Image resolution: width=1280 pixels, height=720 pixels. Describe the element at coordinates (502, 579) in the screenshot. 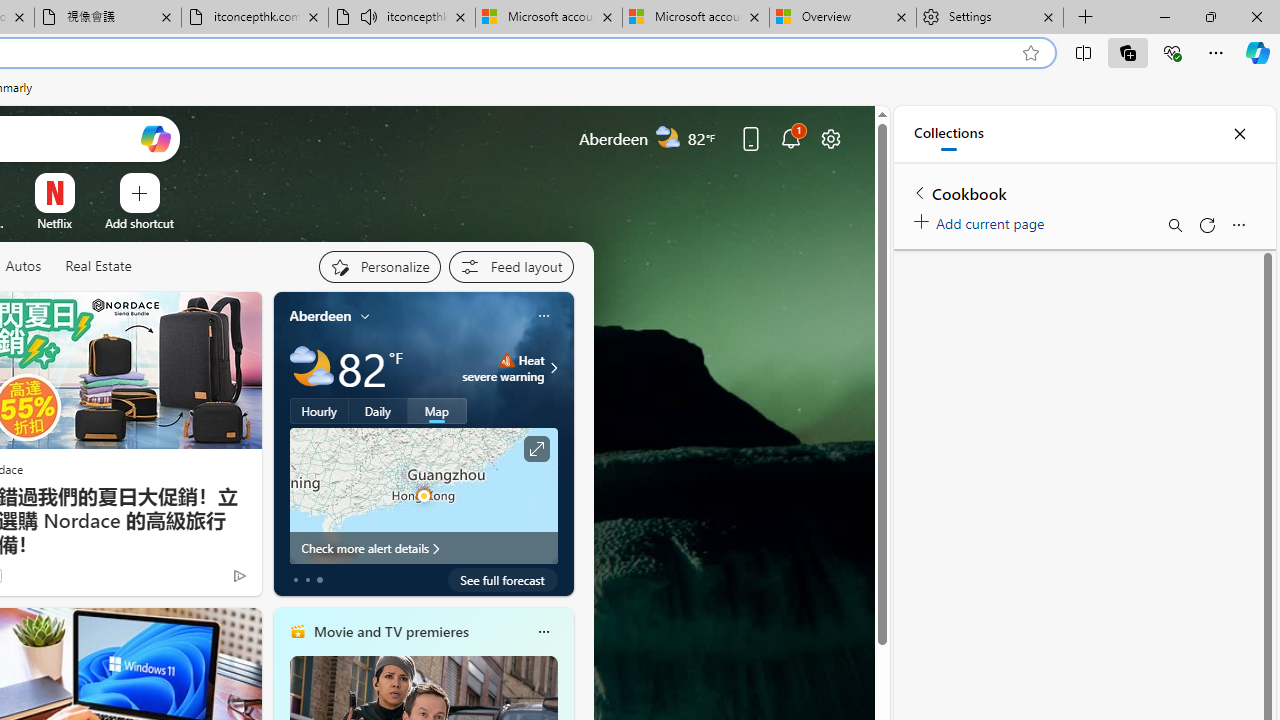

I see `'See full forecast'` at that location.